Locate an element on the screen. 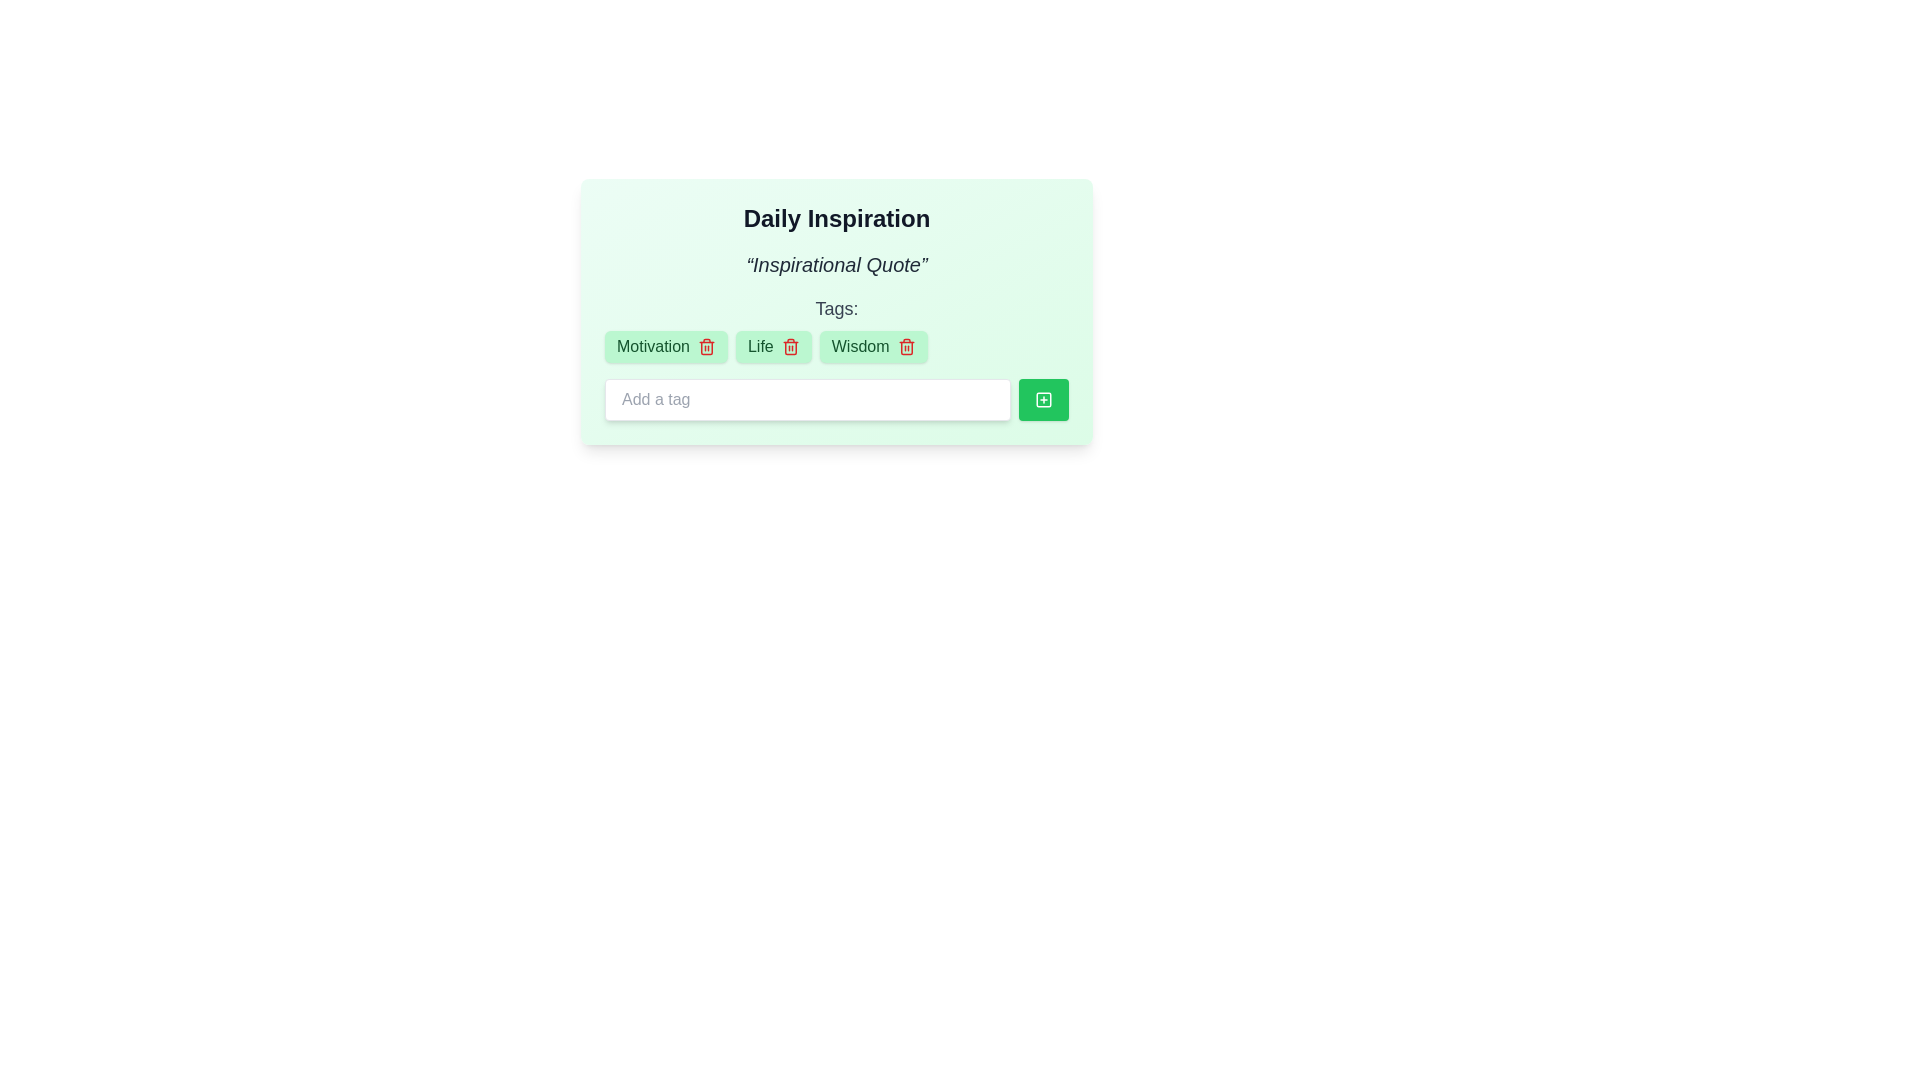 Image resolution: width=1920 pixels, height=1080 pixels. the trash icon button for the tag 'Wisdom' is located at coordinates (905, 346).